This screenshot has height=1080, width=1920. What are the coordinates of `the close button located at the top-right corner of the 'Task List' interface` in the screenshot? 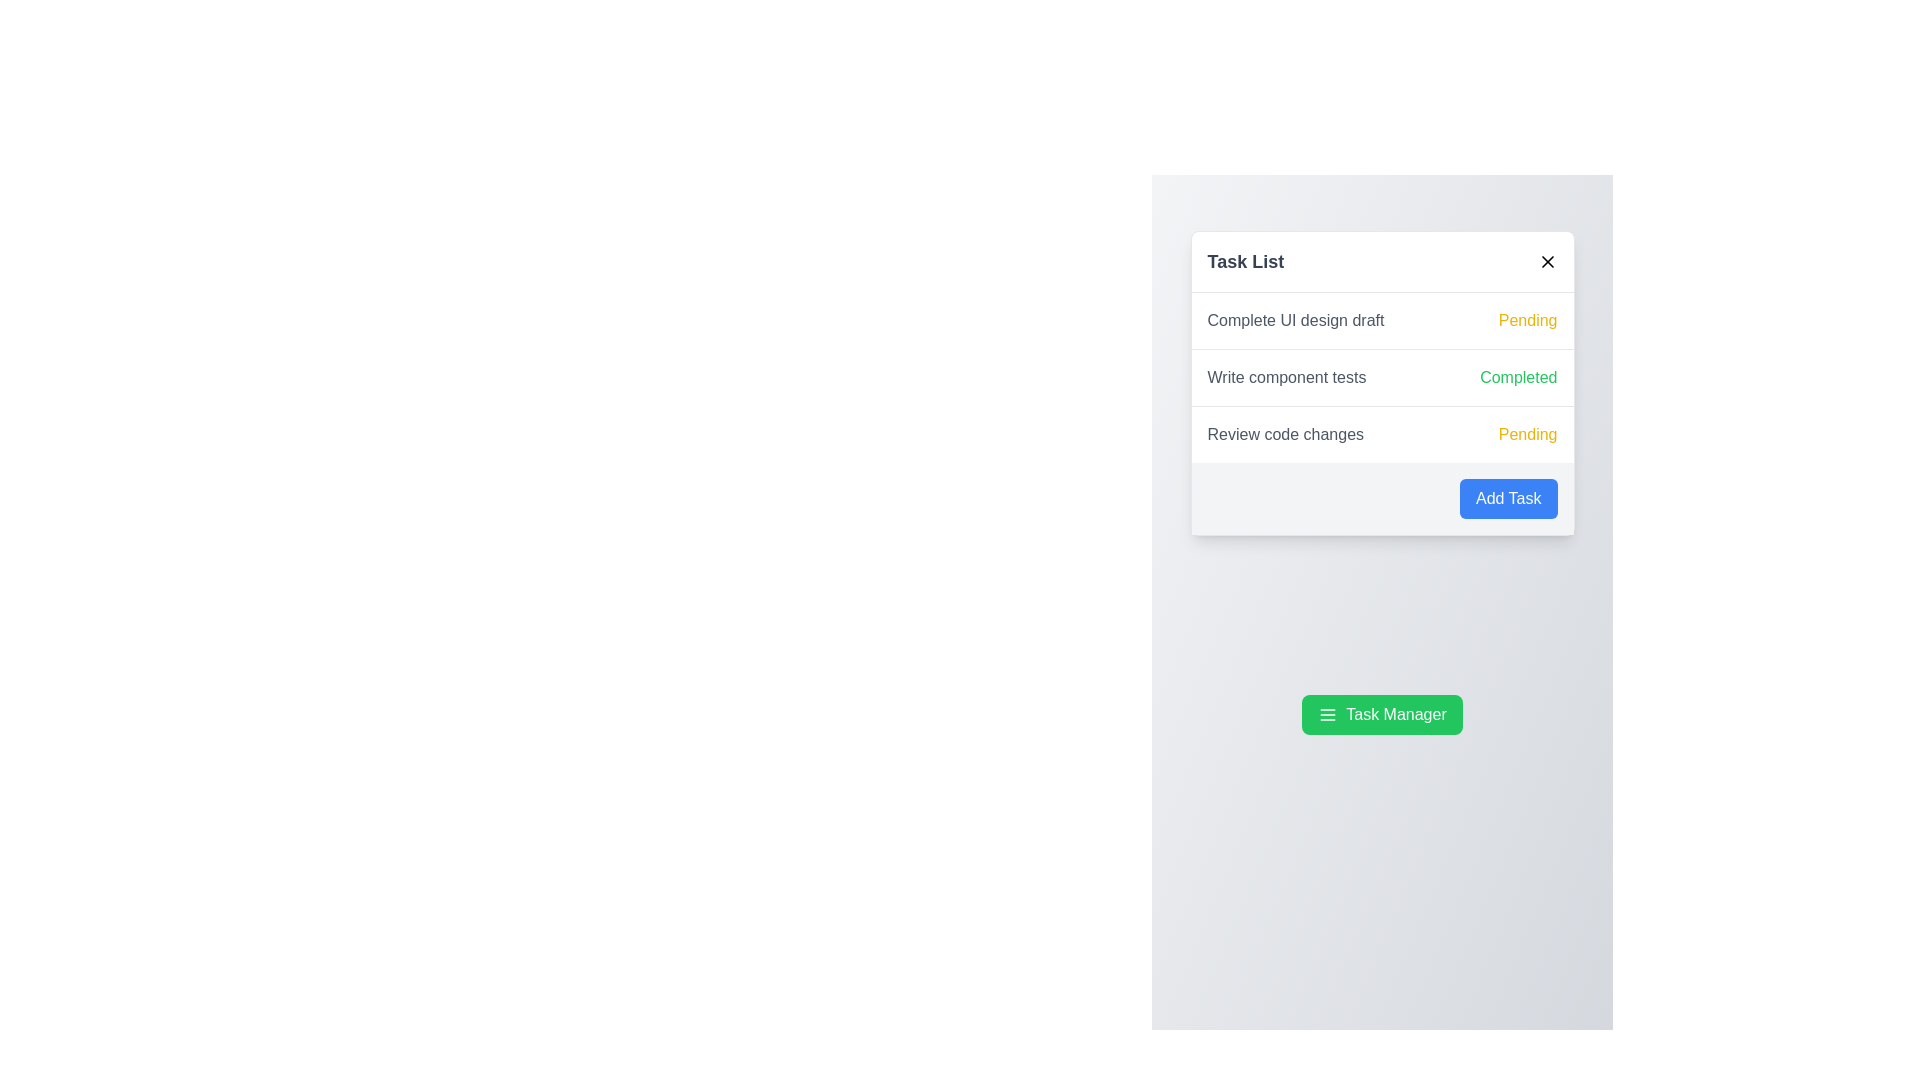 It's located at (1546, 261).